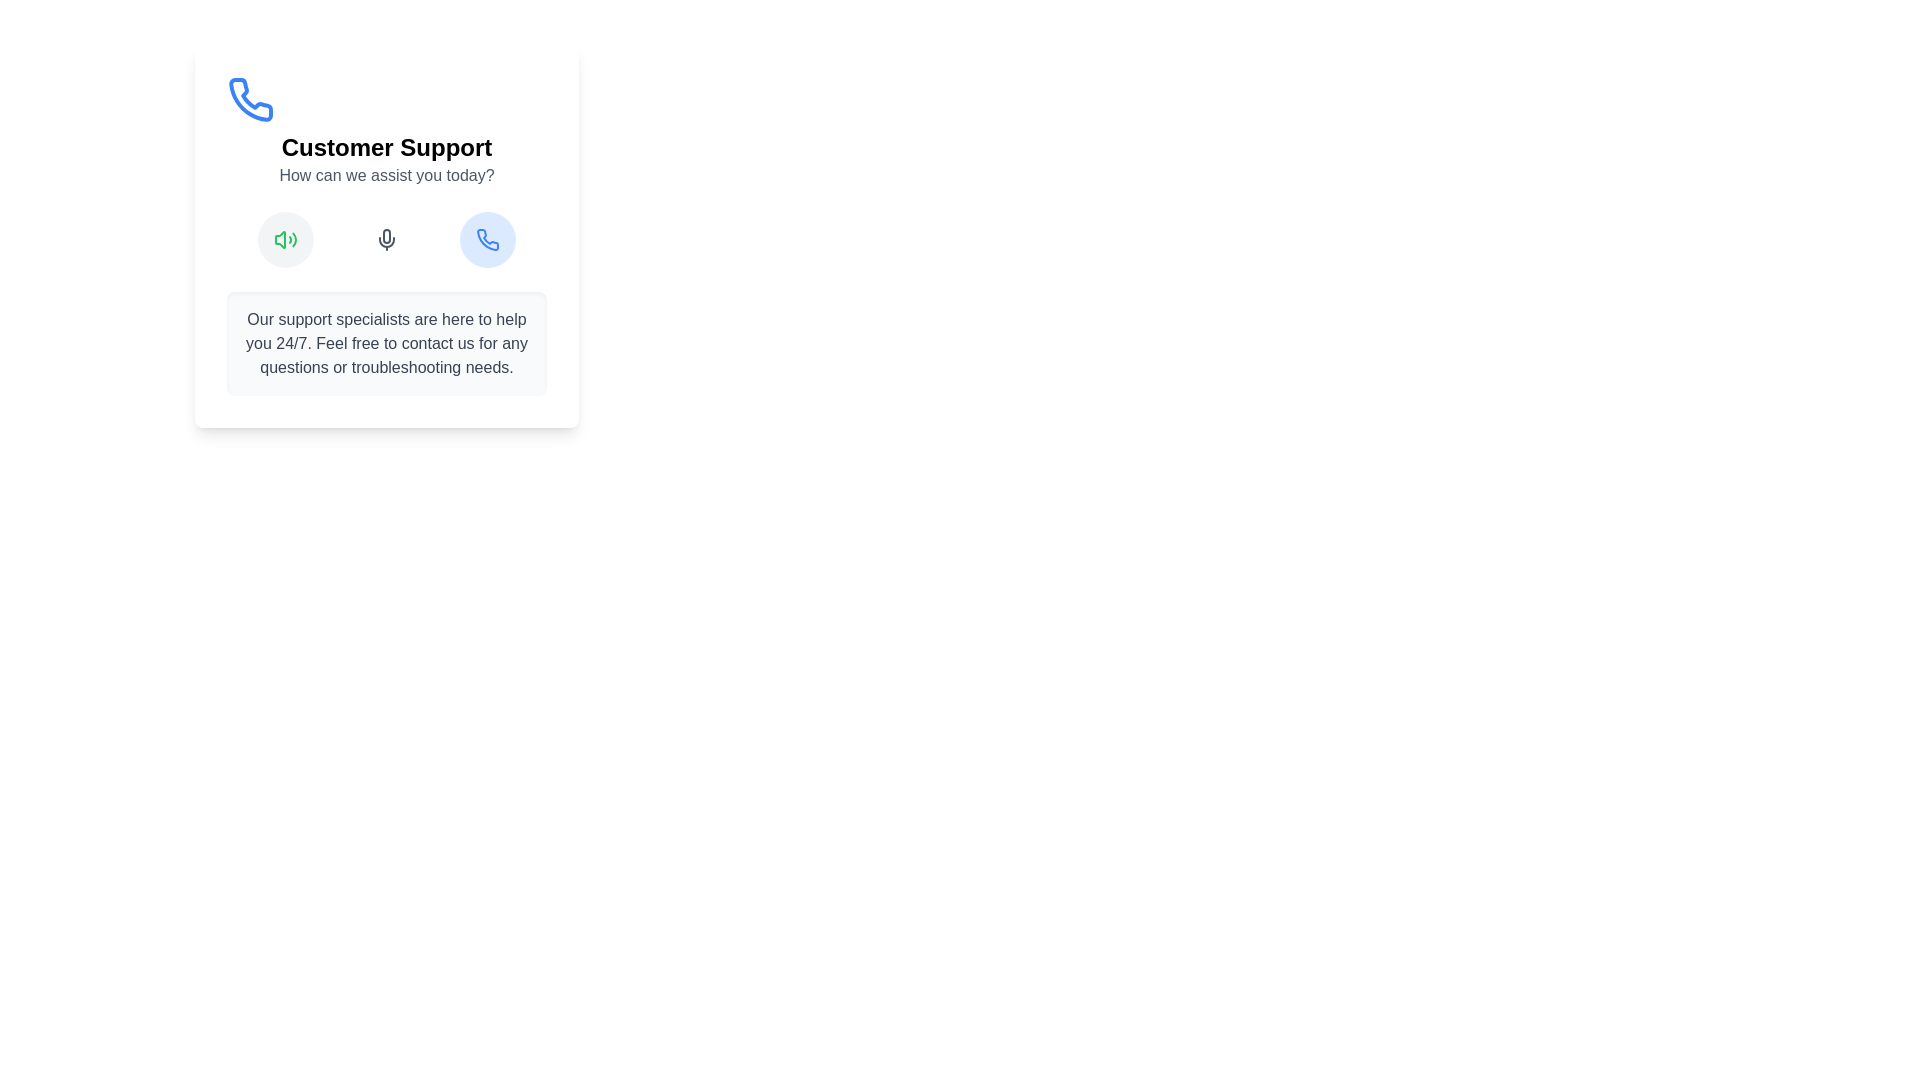 Image resolution: width=1920 pixels, height=1080 pixels. What do you see at coordinates (488, 238) in the screenshot?
I see `the circular button with a blue background featuring a phone icon` at bounding box center [488, 238].